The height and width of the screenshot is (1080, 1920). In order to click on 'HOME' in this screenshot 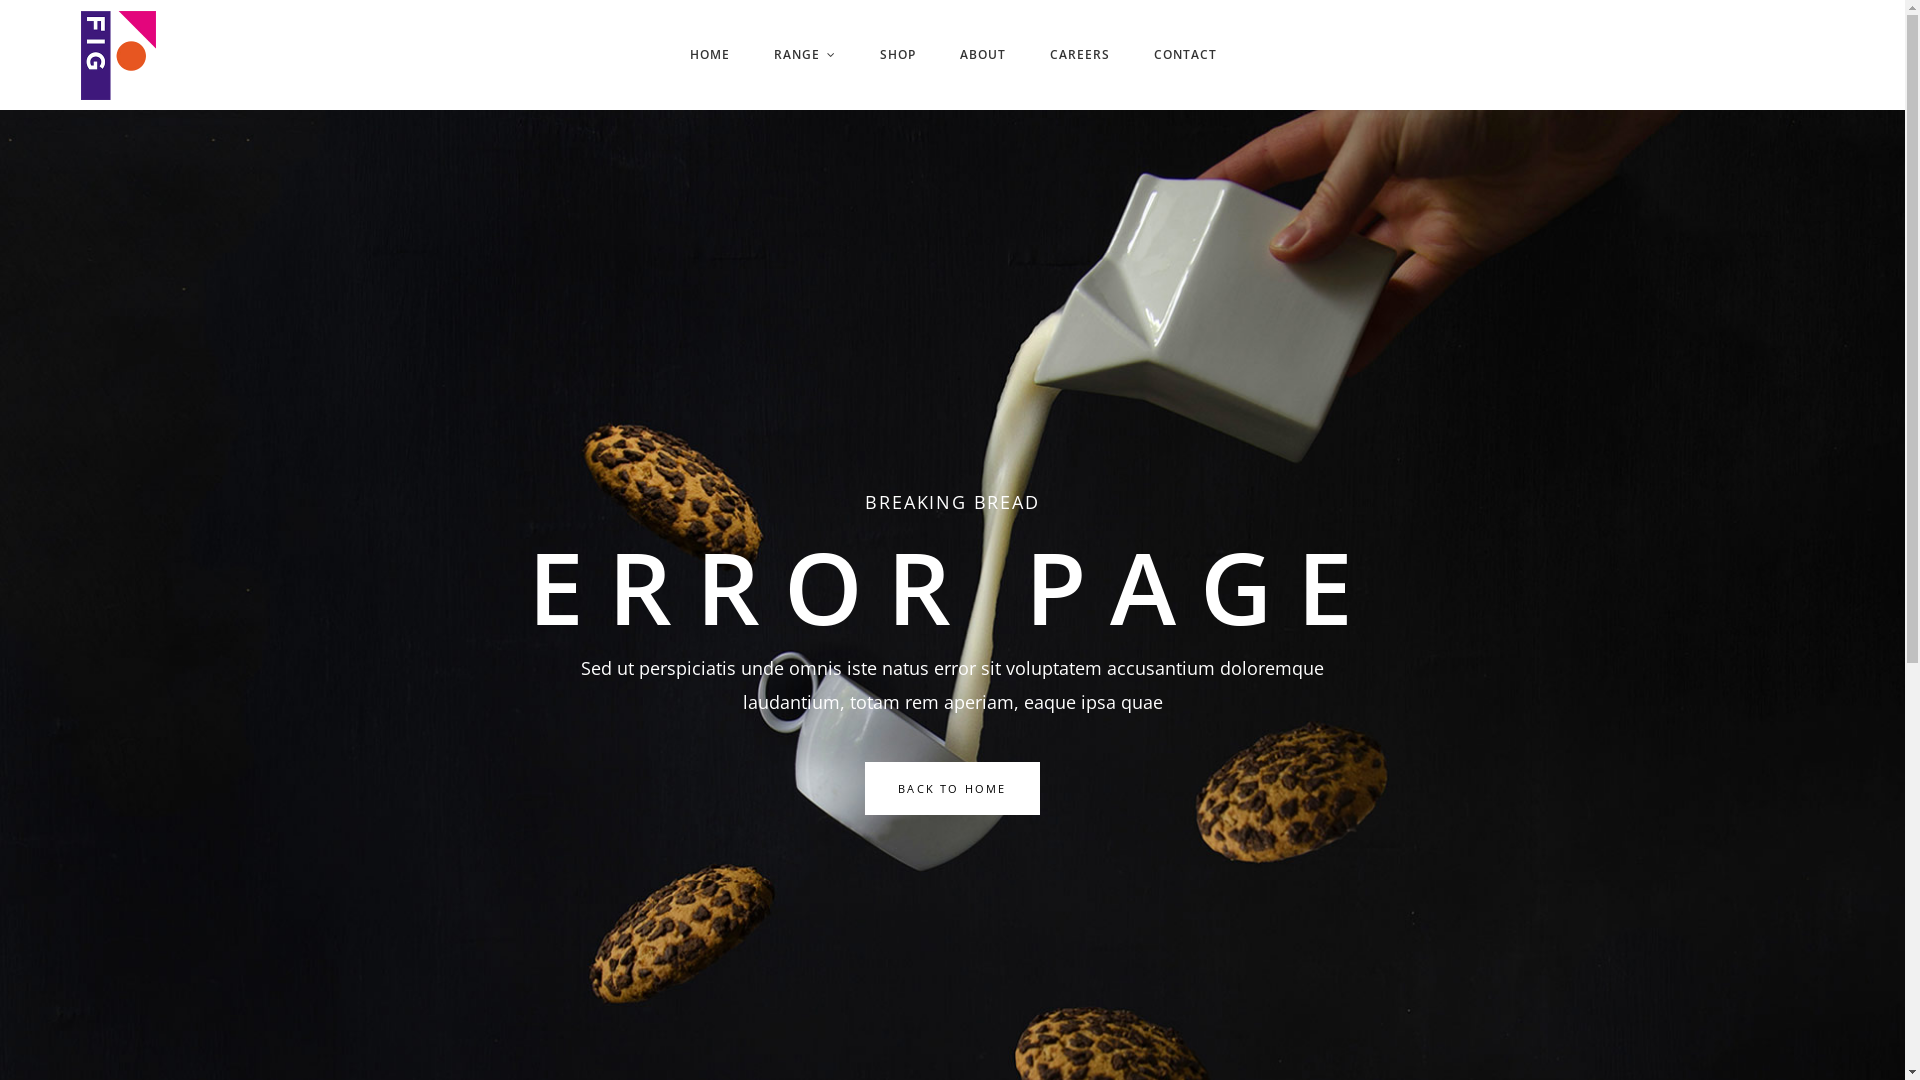, I will do `click(710, 53)`.